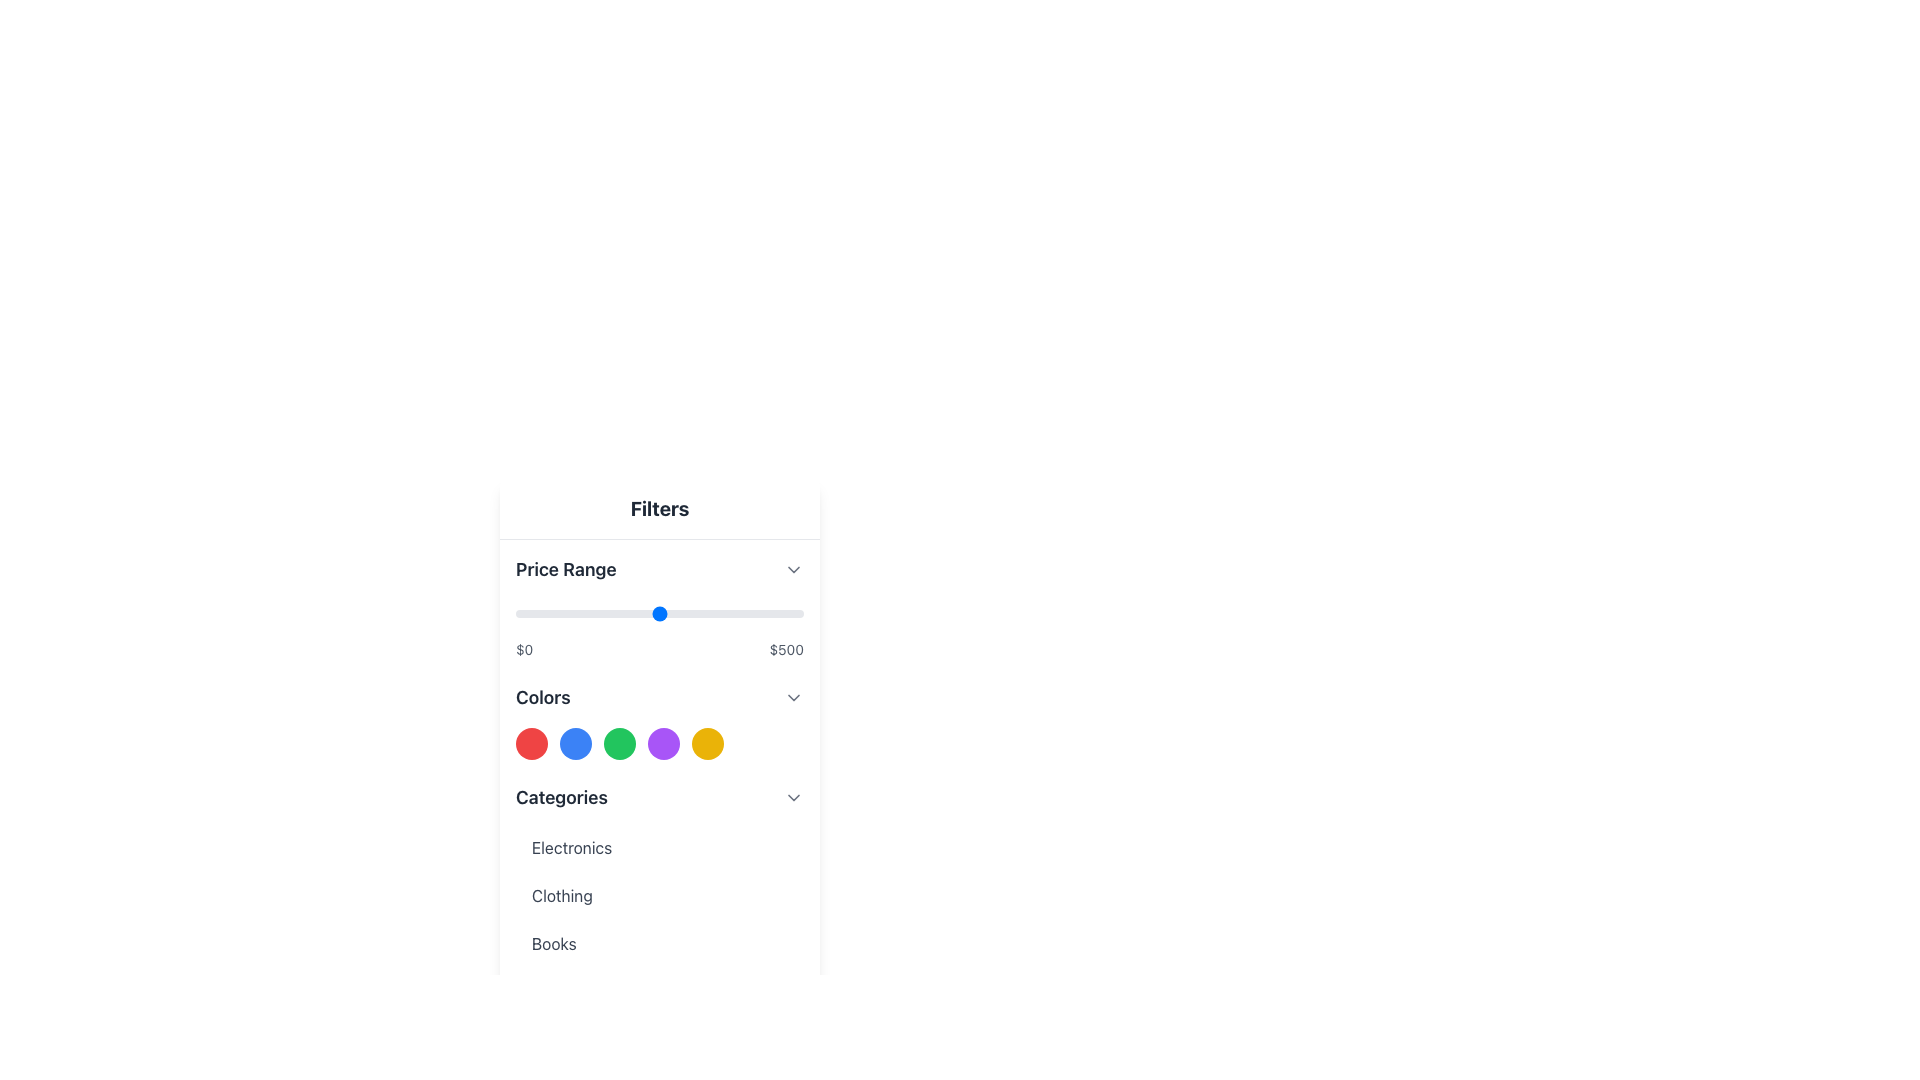 Image resolution: width=1920 pixels, height=1080 pixels. What do you see at coordinates (575, 744) in the screenshot?
I see `the second circular button with a blue background in the 'Colors' category filter panel` at bounding box center [575, 744].